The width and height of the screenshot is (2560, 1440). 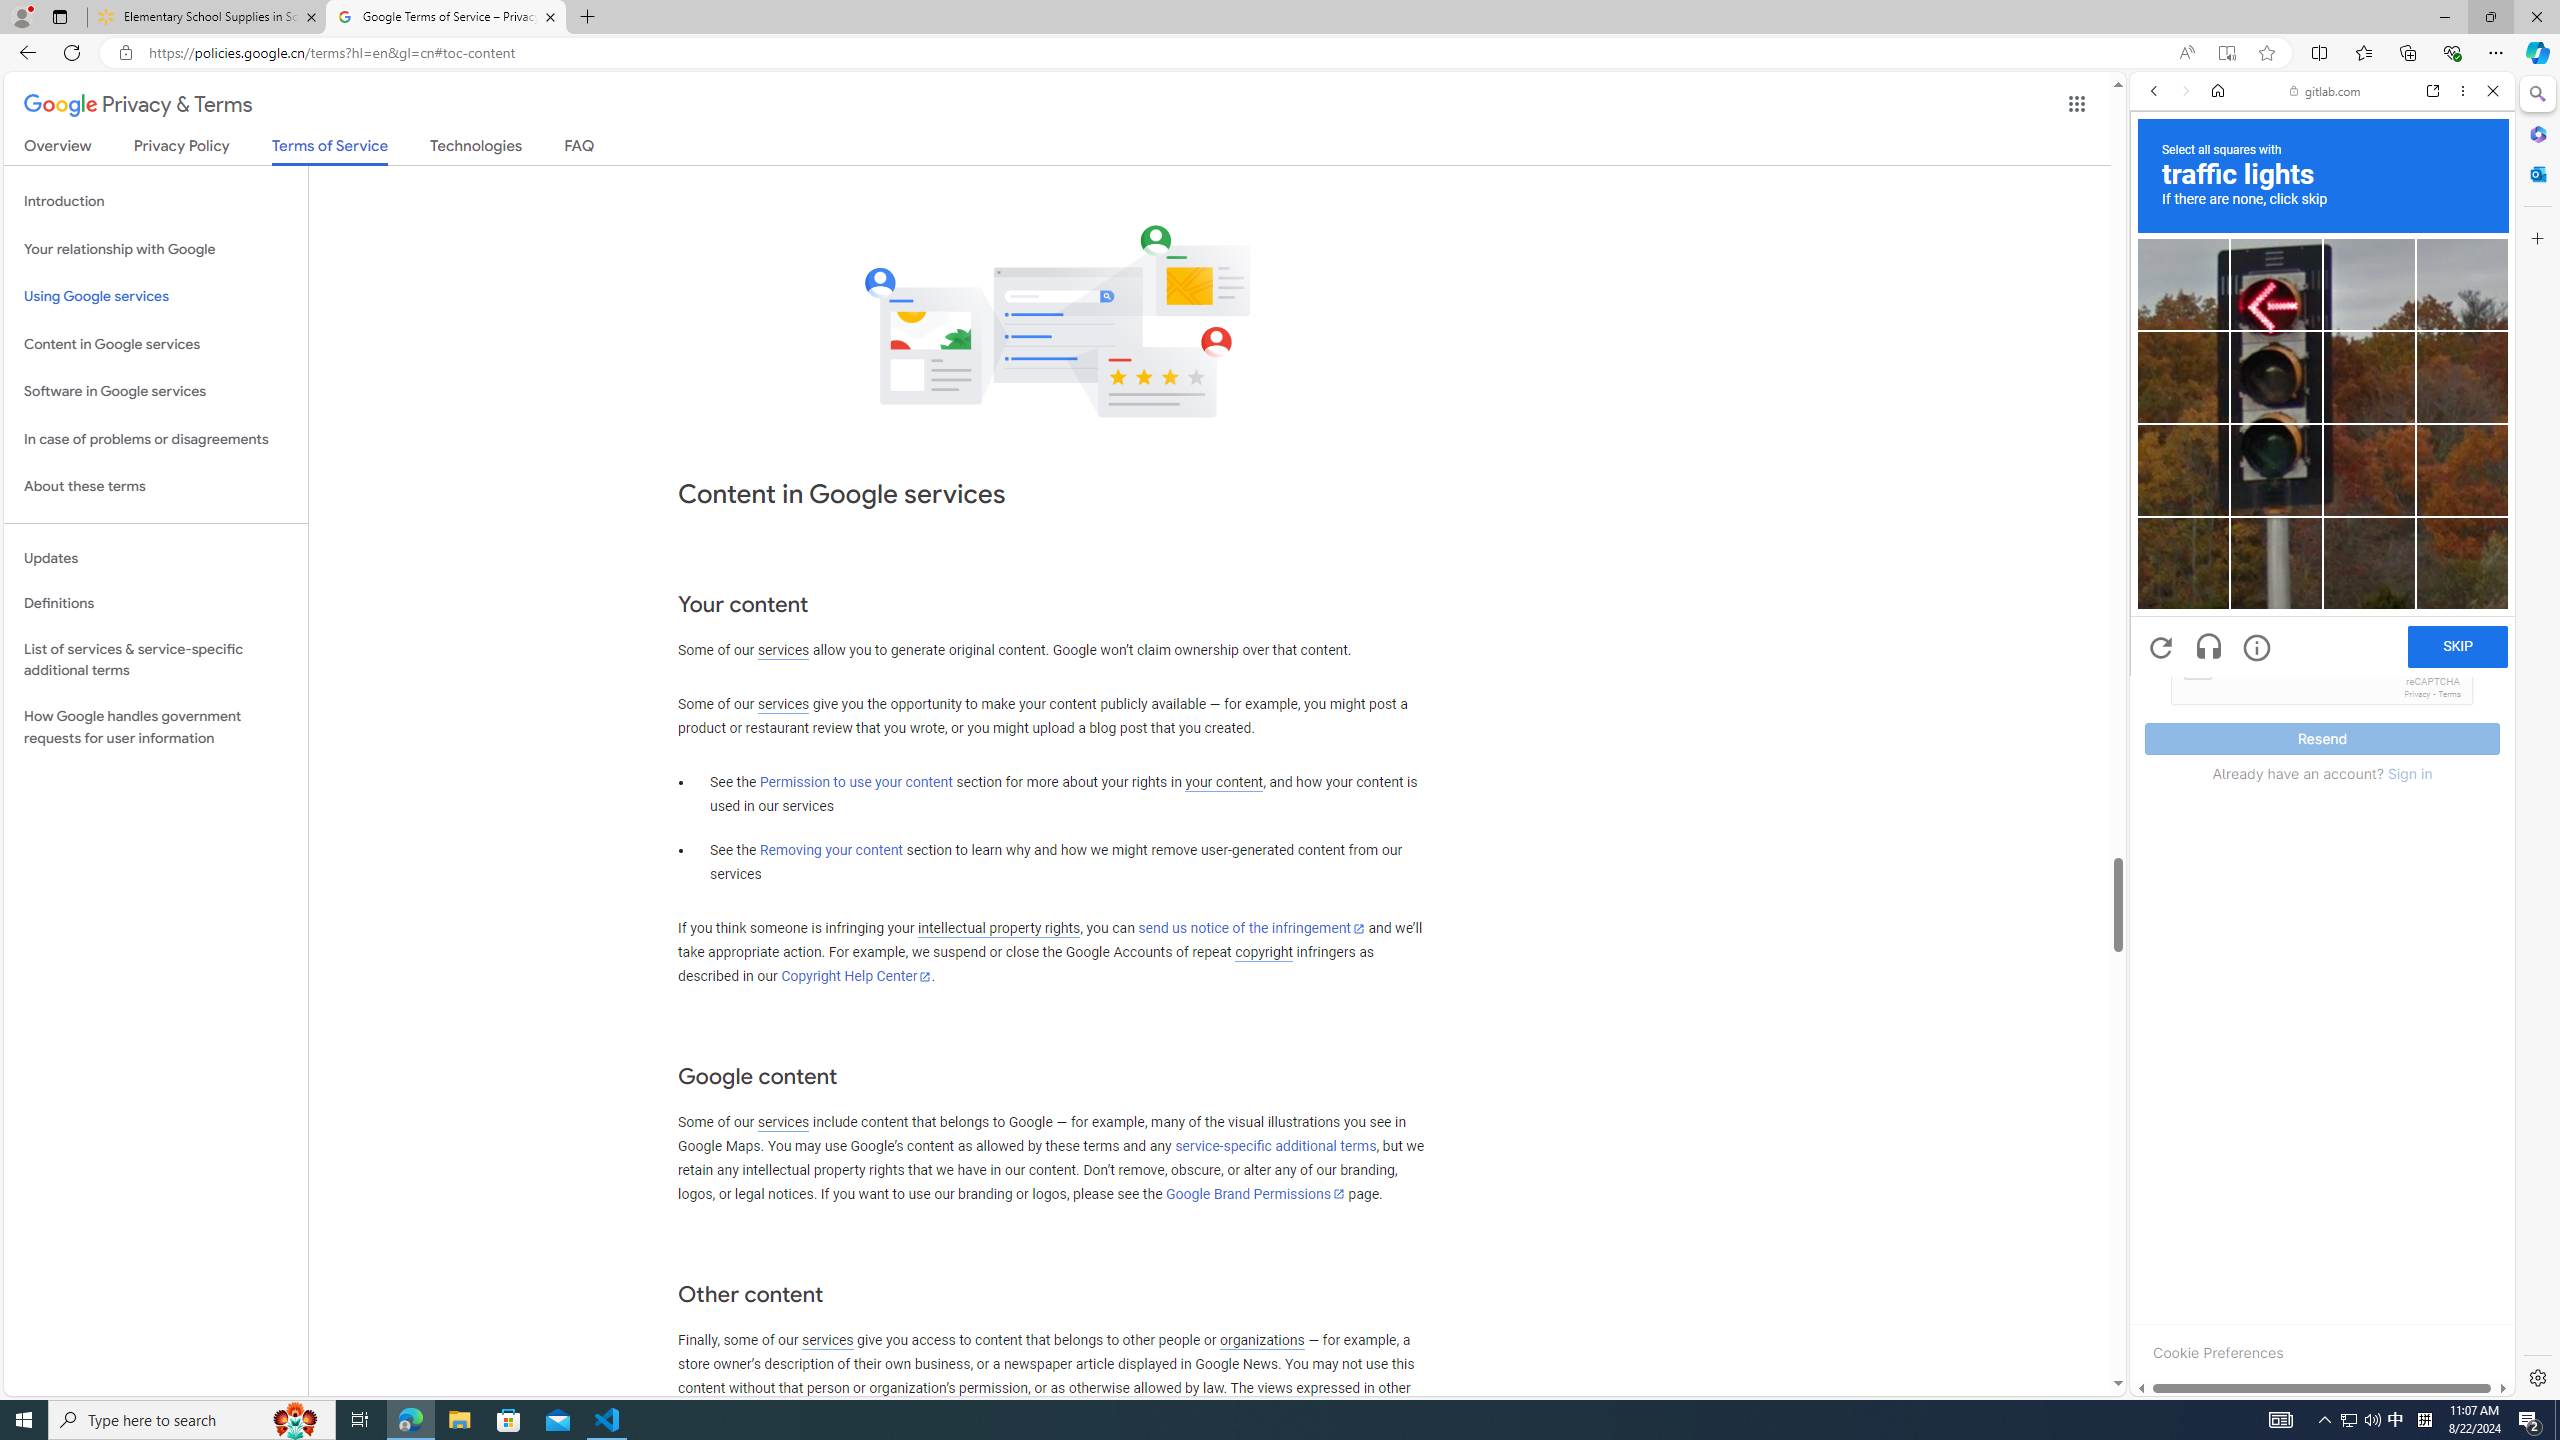 I want to click on 'Get an audio challenge', so click(x=2209, y=647).